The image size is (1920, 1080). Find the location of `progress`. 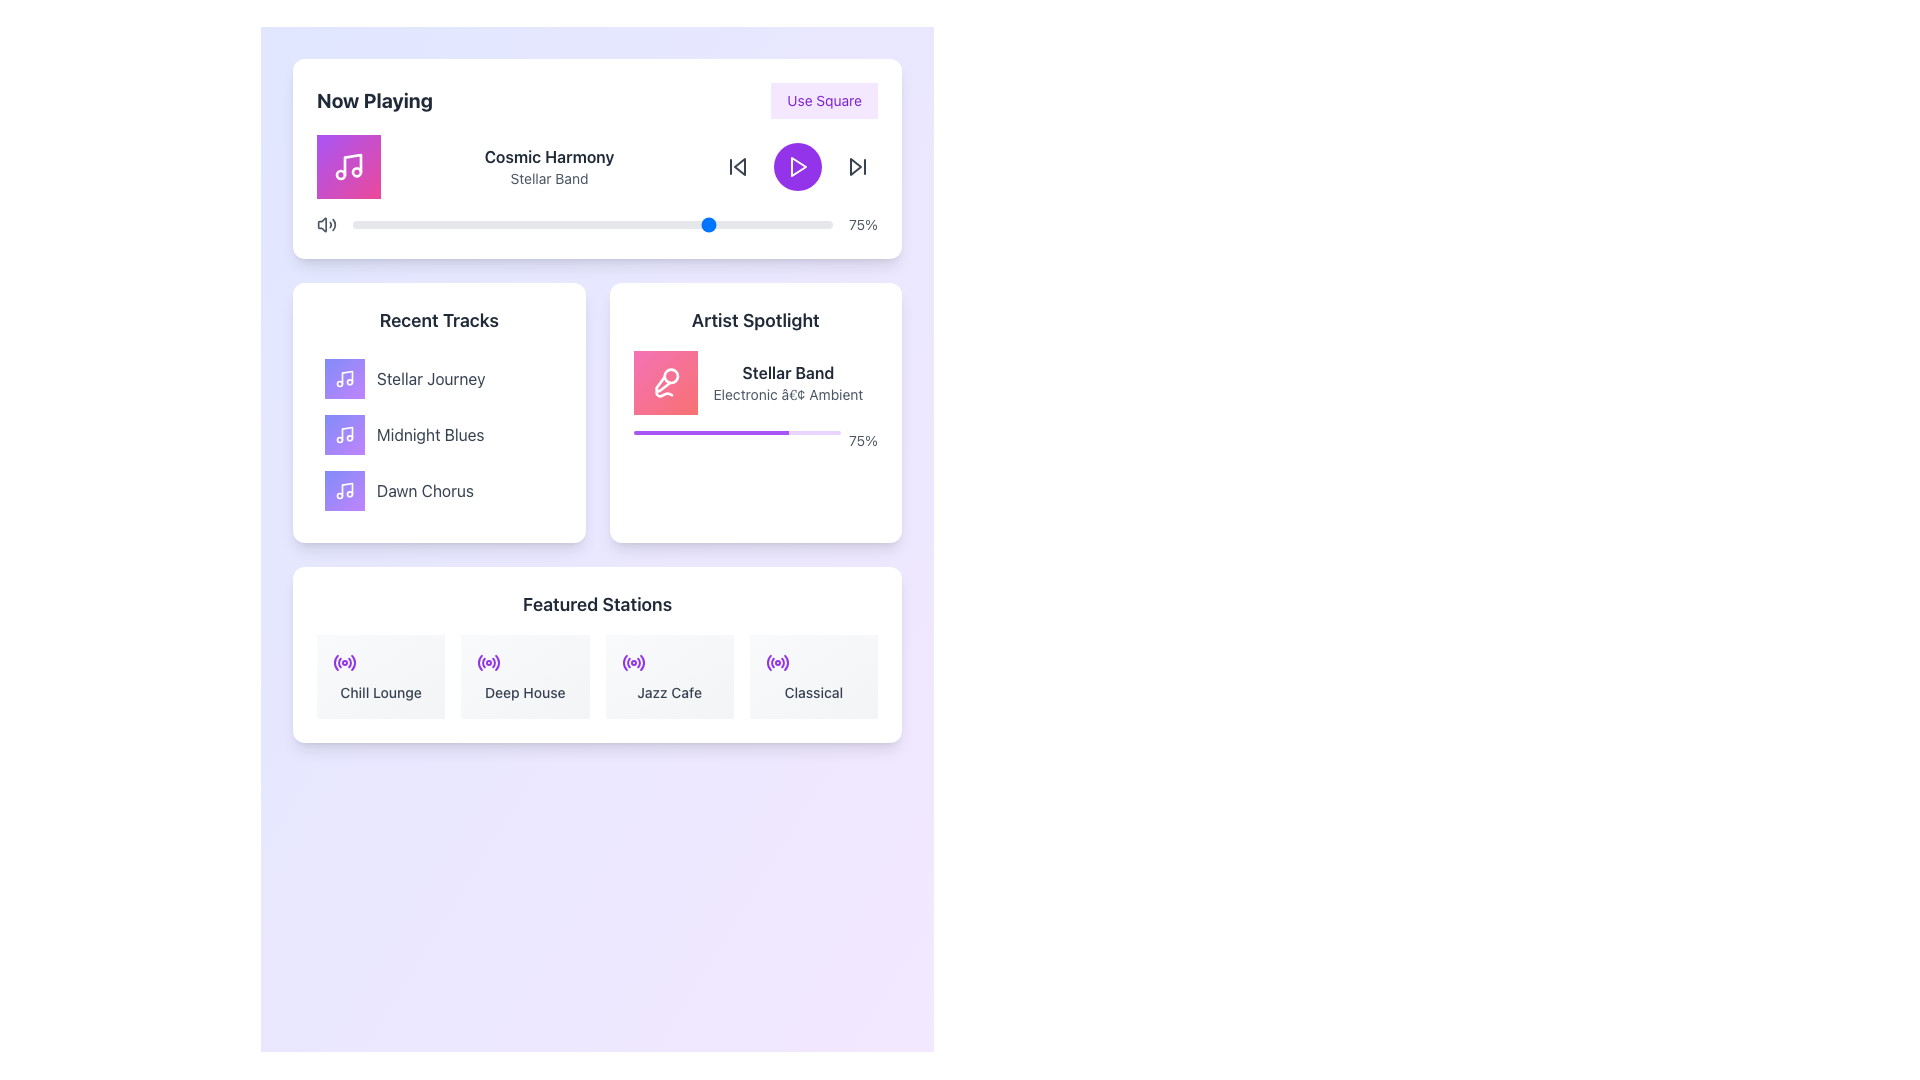

progress is located at coordinates (708, 431).